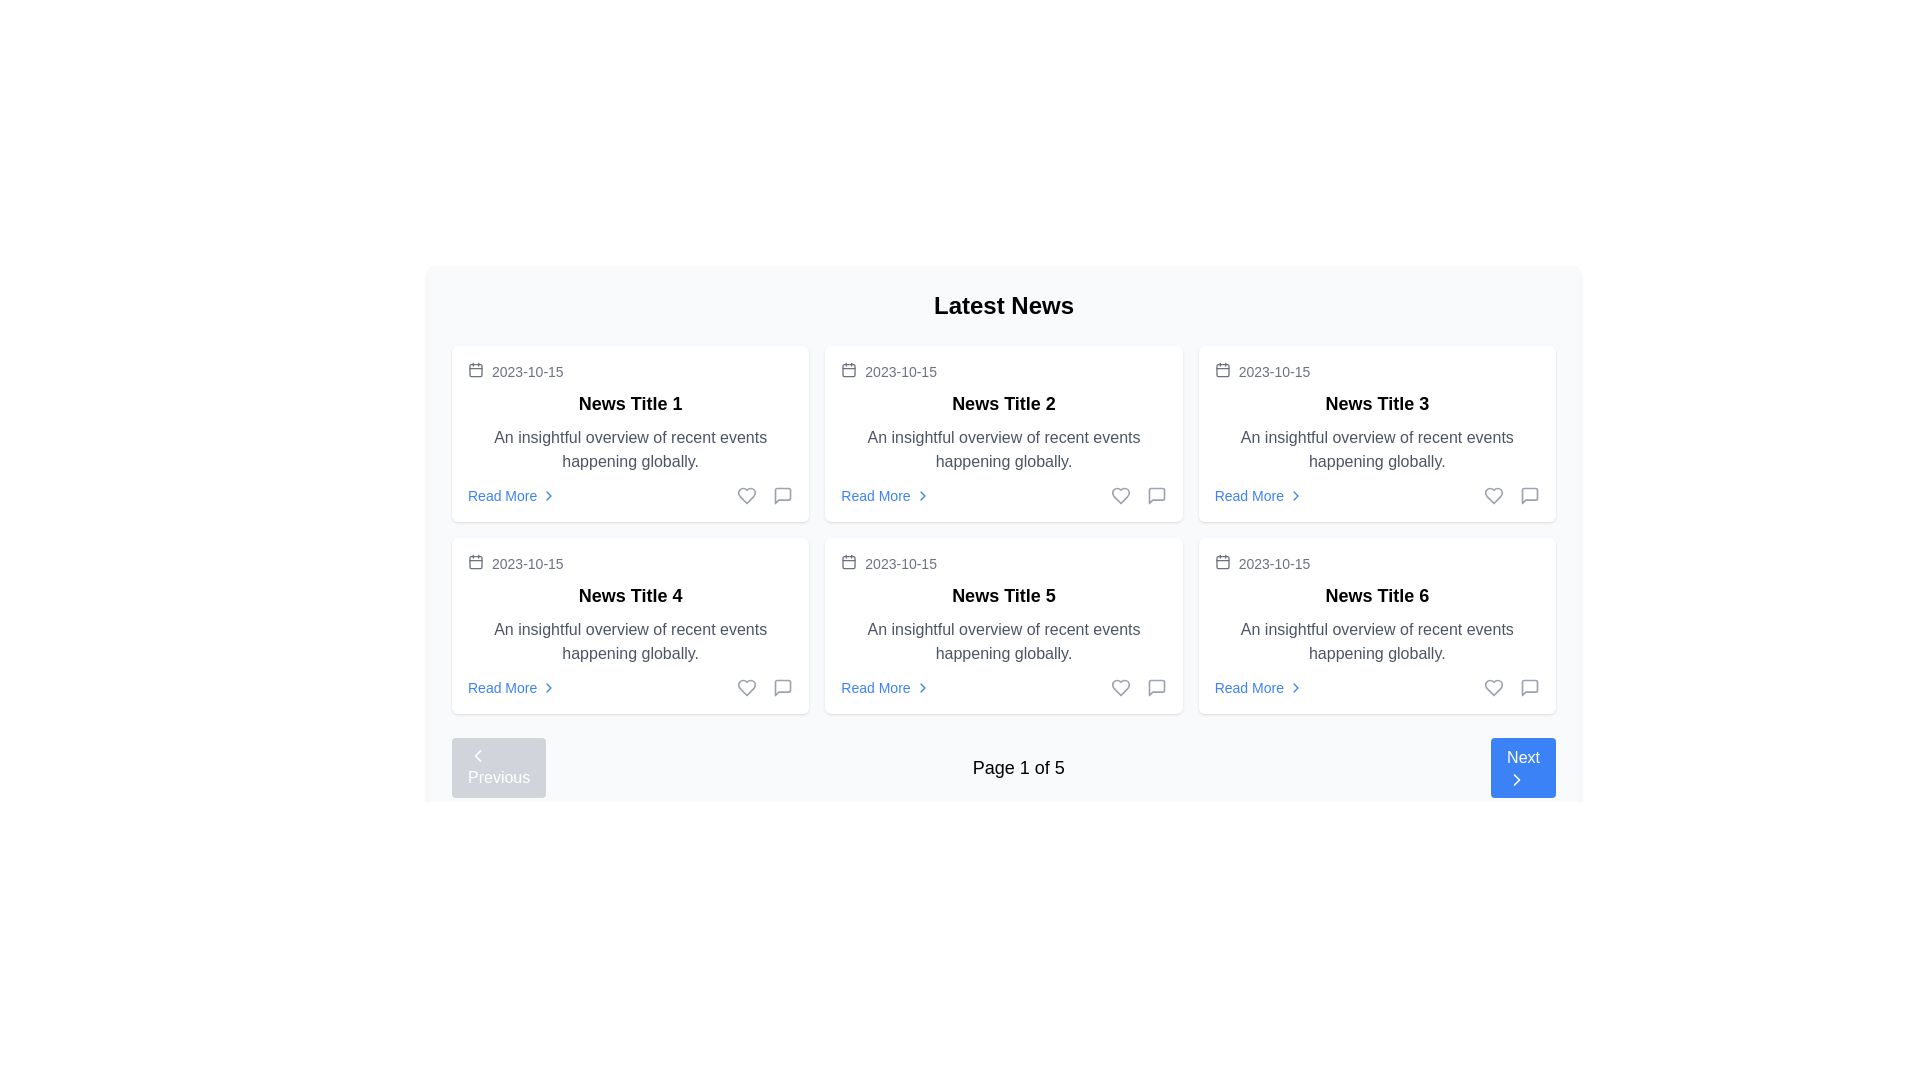 The width and height of the screenshot is (1920, 1080). What do you see at coordinates (1248, 686) in the screenshot?
I see `the 'Read More' text link` at bounding box center [1248, 686].